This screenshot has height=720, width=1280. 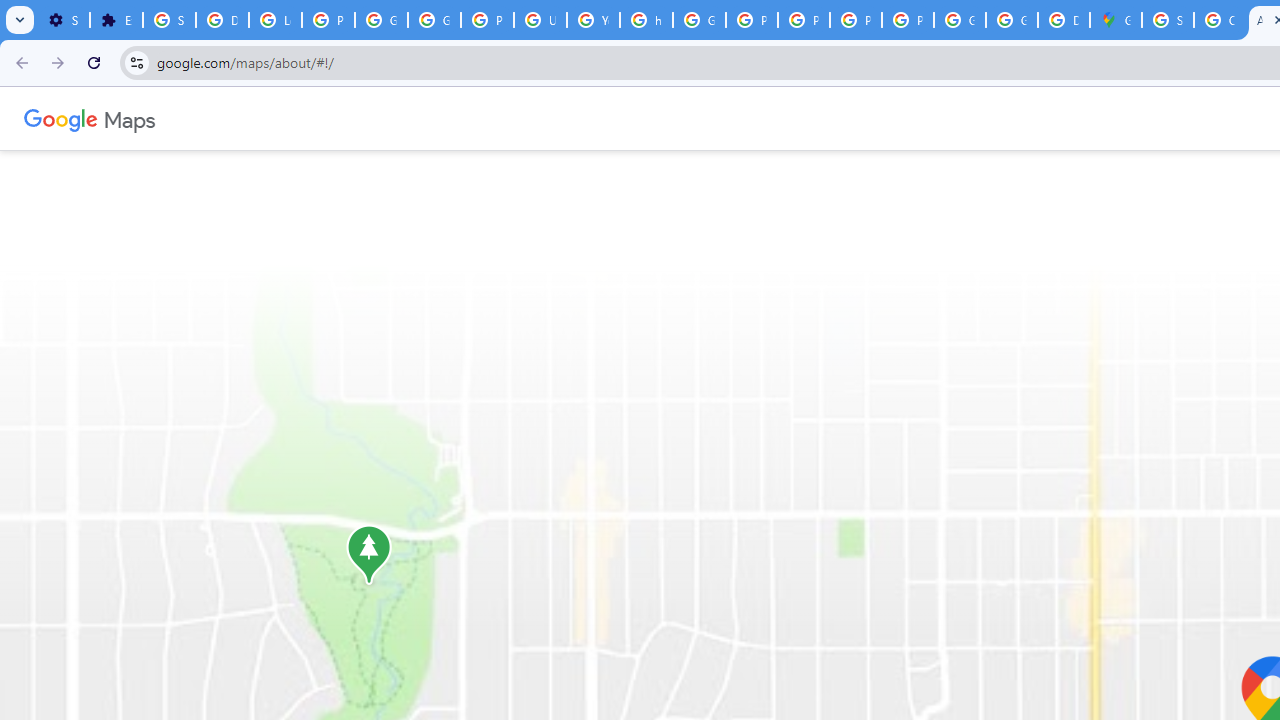 I want to click on 'Google', so click(x=61, y=118).